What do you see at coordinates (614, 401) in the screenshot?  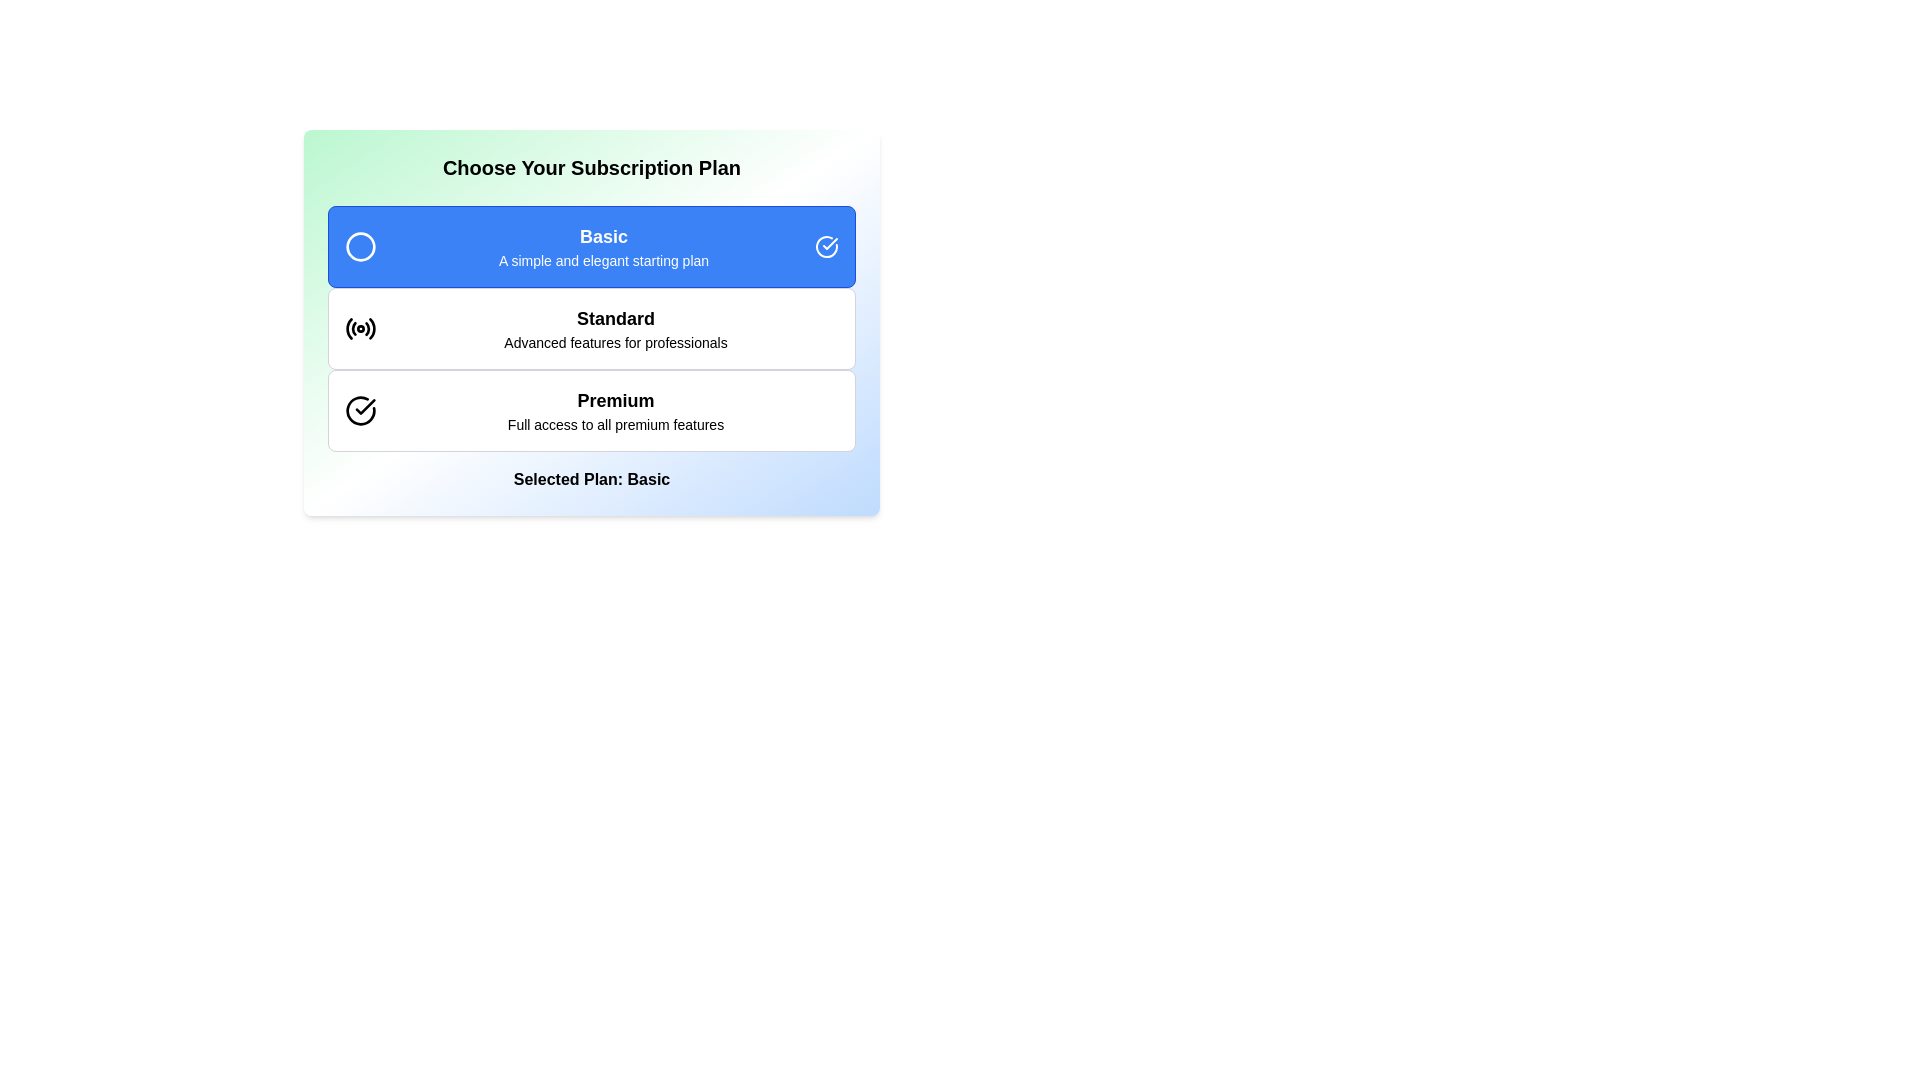 I see `'Premium' subscription title text label, which serves as the header for the subscription option, located above the descriptive text within the third subscription card` at bounding box center [614, 401].